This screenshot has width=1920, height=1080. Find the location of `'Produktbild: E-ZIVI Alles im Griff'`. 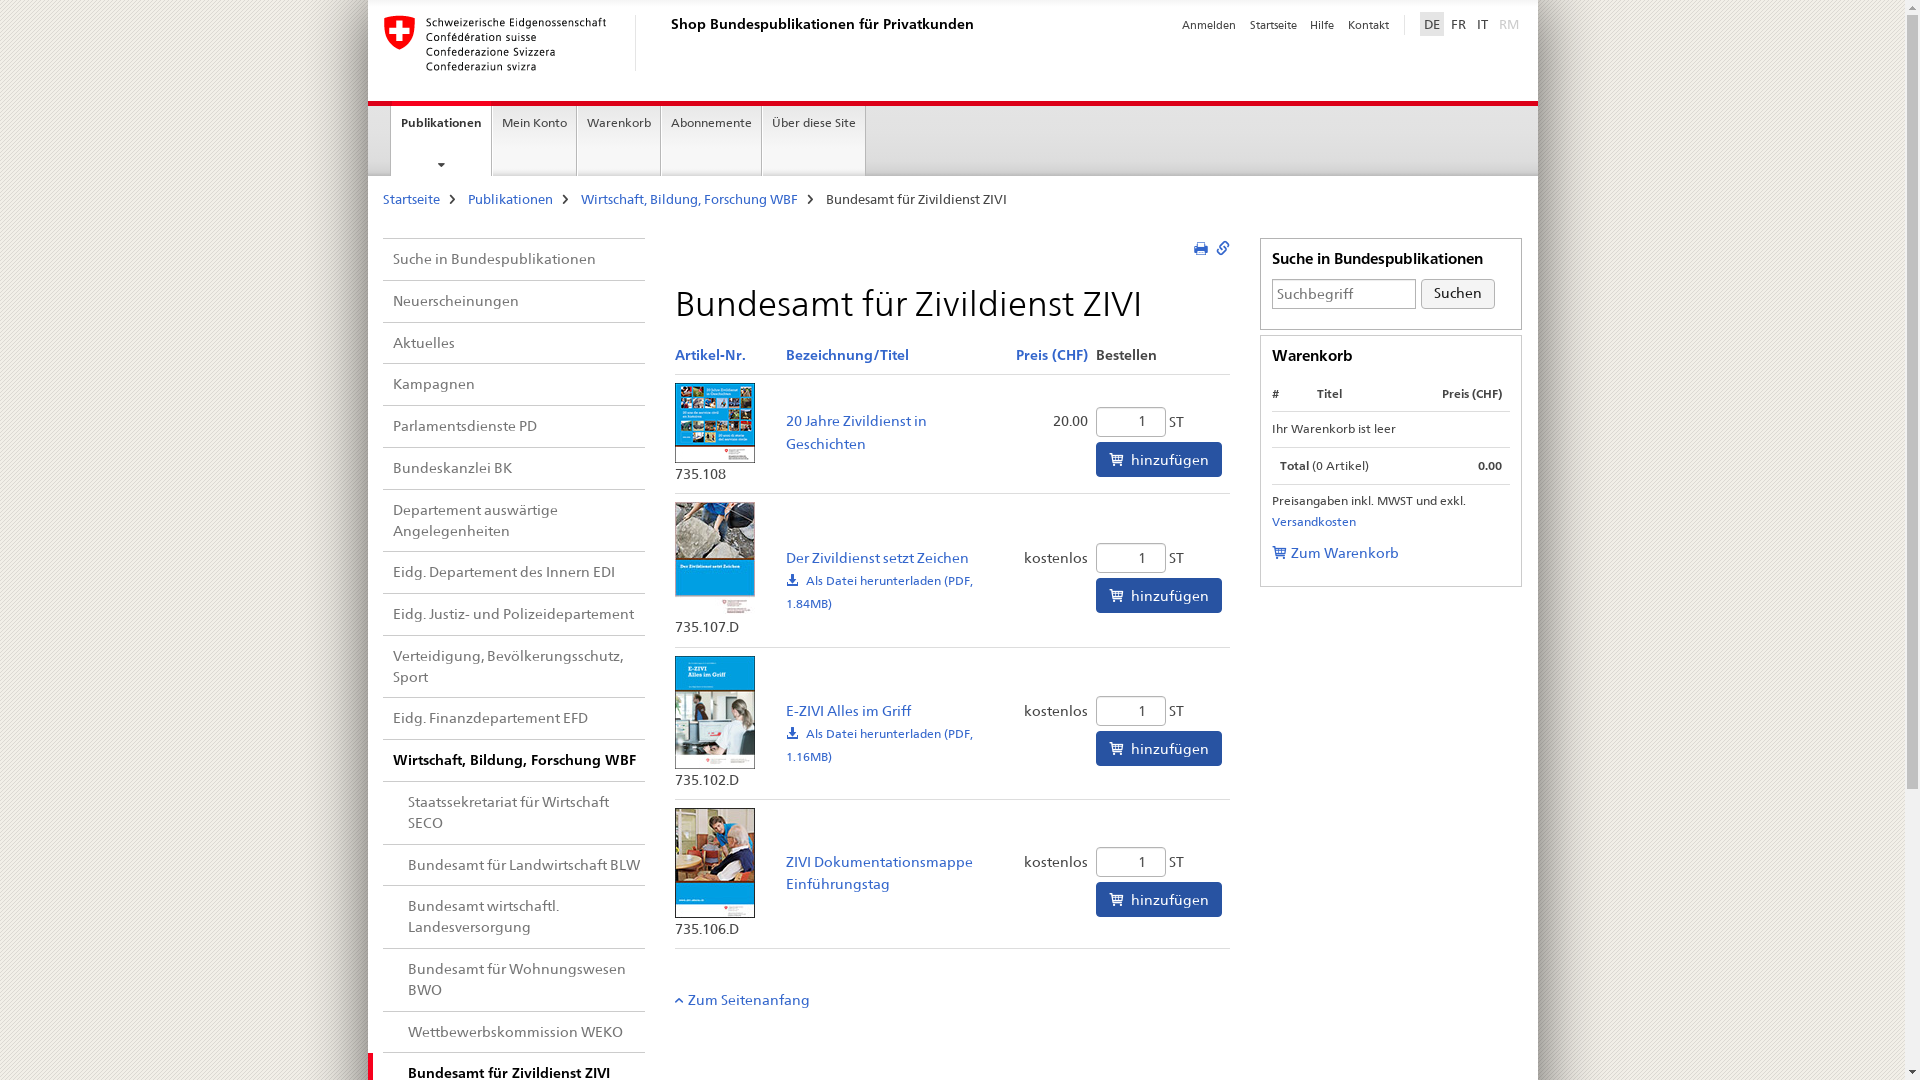

'Produktbild: E-ZIVI Alles im Griff' is located at coordinates (715, 709).